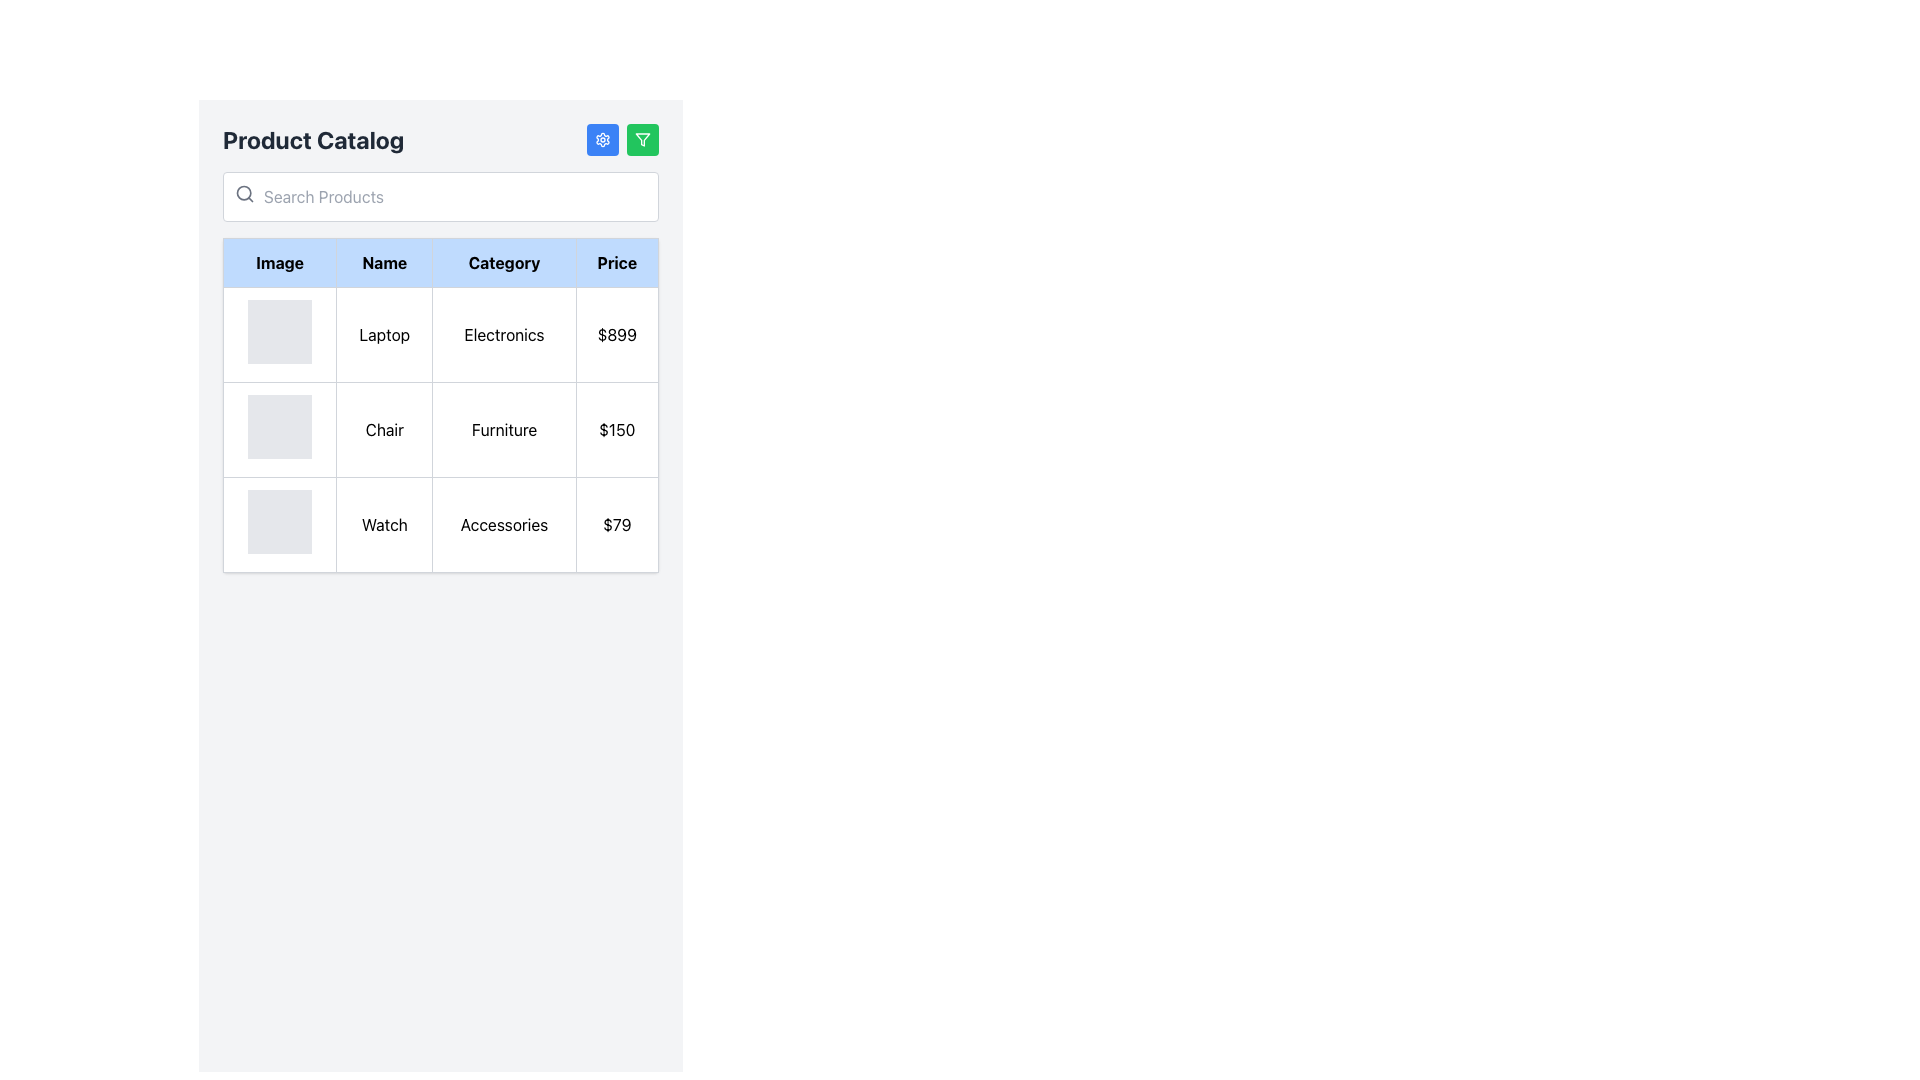  What do you see at coordinates (504, 334) in the screenshot?
I see `the table cell displaying the category 'Electronics' for the item 'Laptop' in the data structure` at bounding box center [504, 334].